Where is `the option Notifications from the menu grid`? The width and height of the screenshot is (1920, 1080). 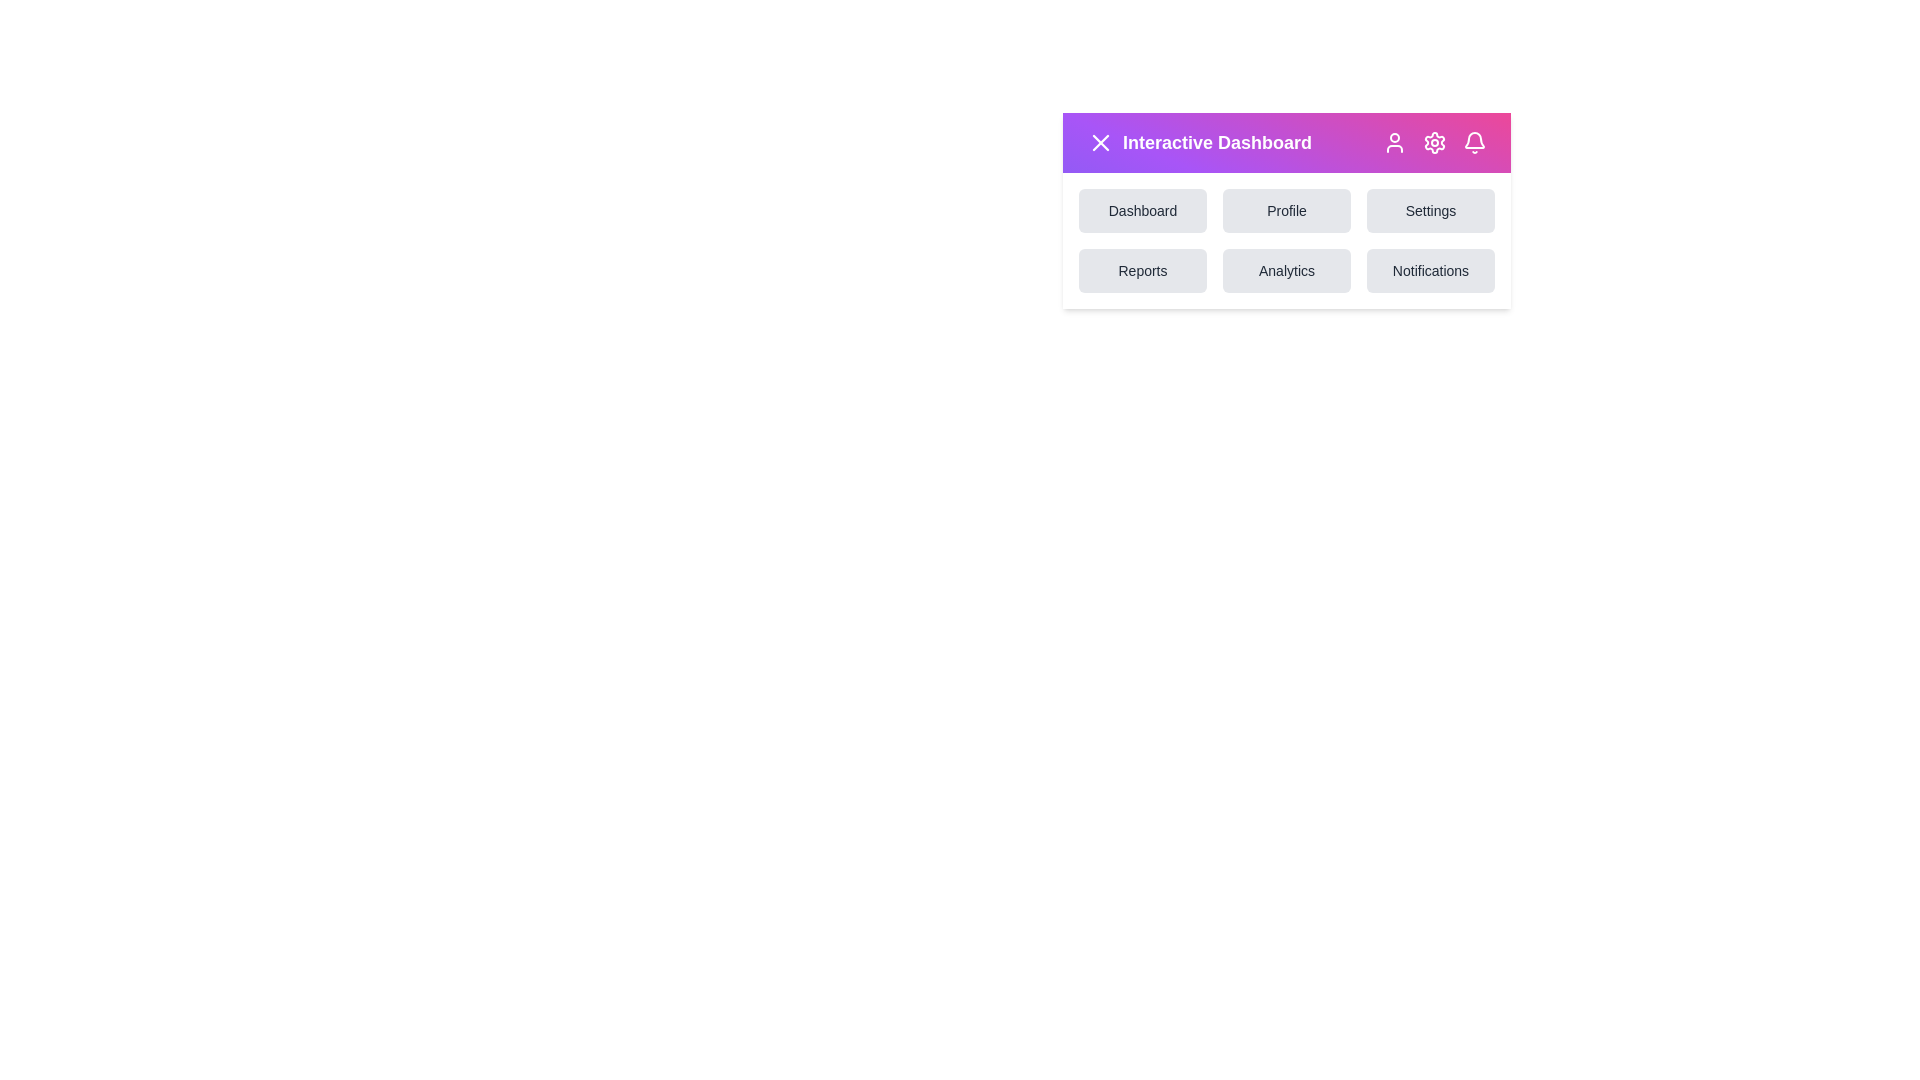 the option Notifications from the menu grid is located at coordinates (1429, 270).